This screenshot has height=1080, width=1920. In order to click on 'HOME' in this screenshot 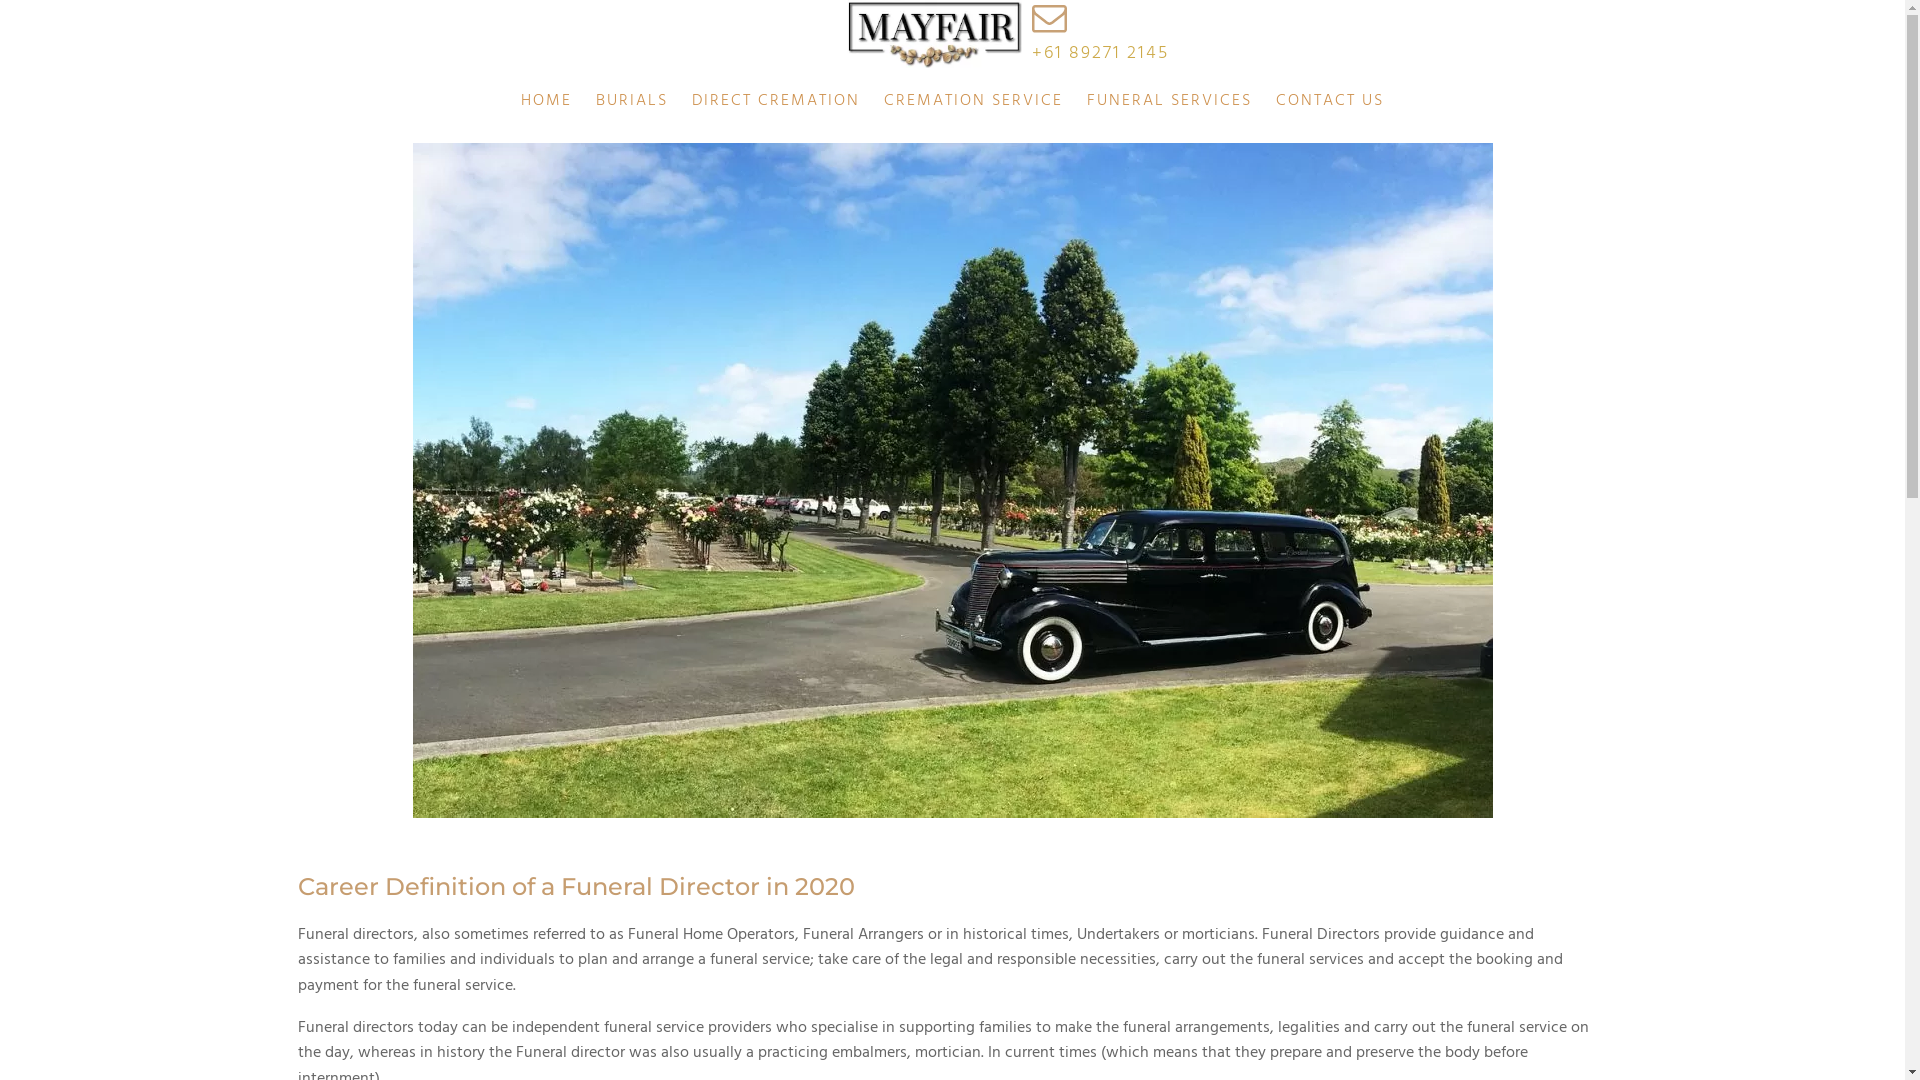, I will do `click(508, 101)`.